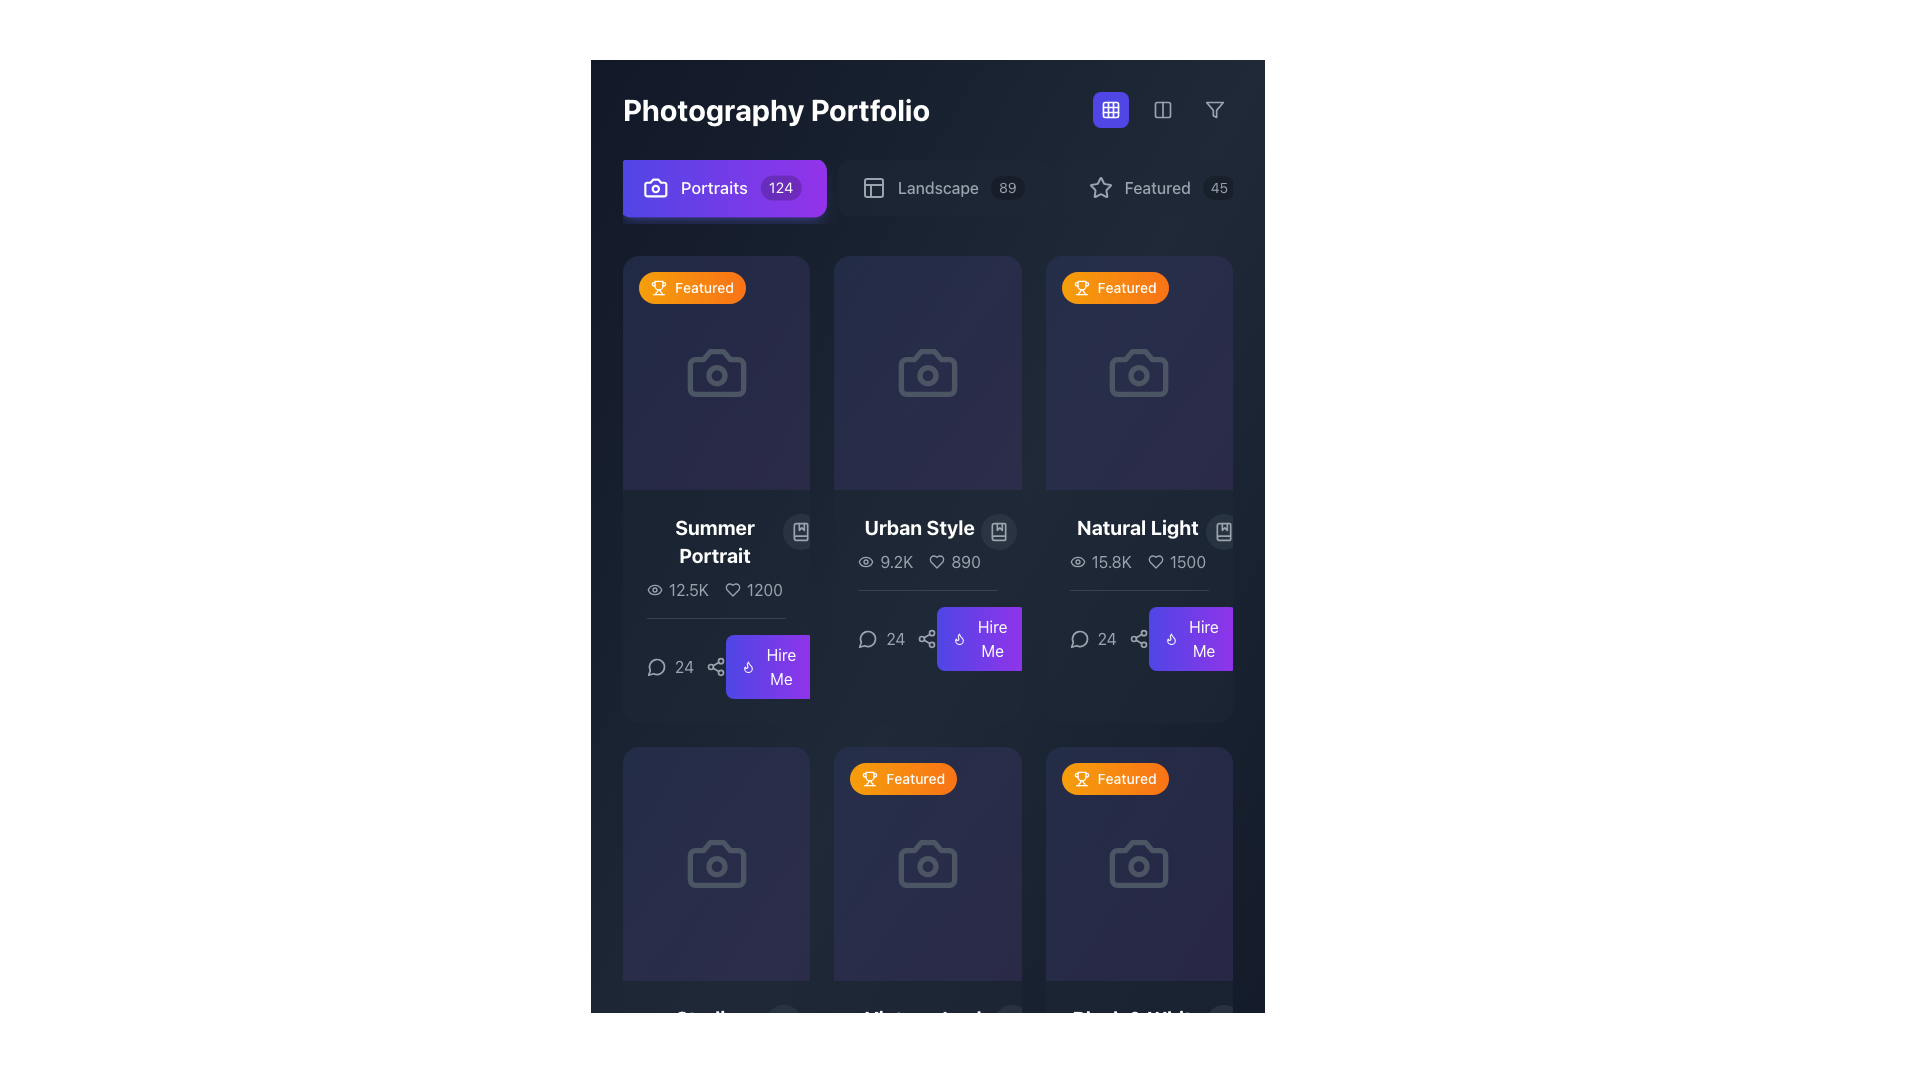 This screenshot has height=1080, width=1920. Describe the element at coordinates (1099, 562) in the screenshot. I see `the numerical display '15.8K' located below the 'Natural Light' card in the third column, which is adjacent to an eye icon` at that location.